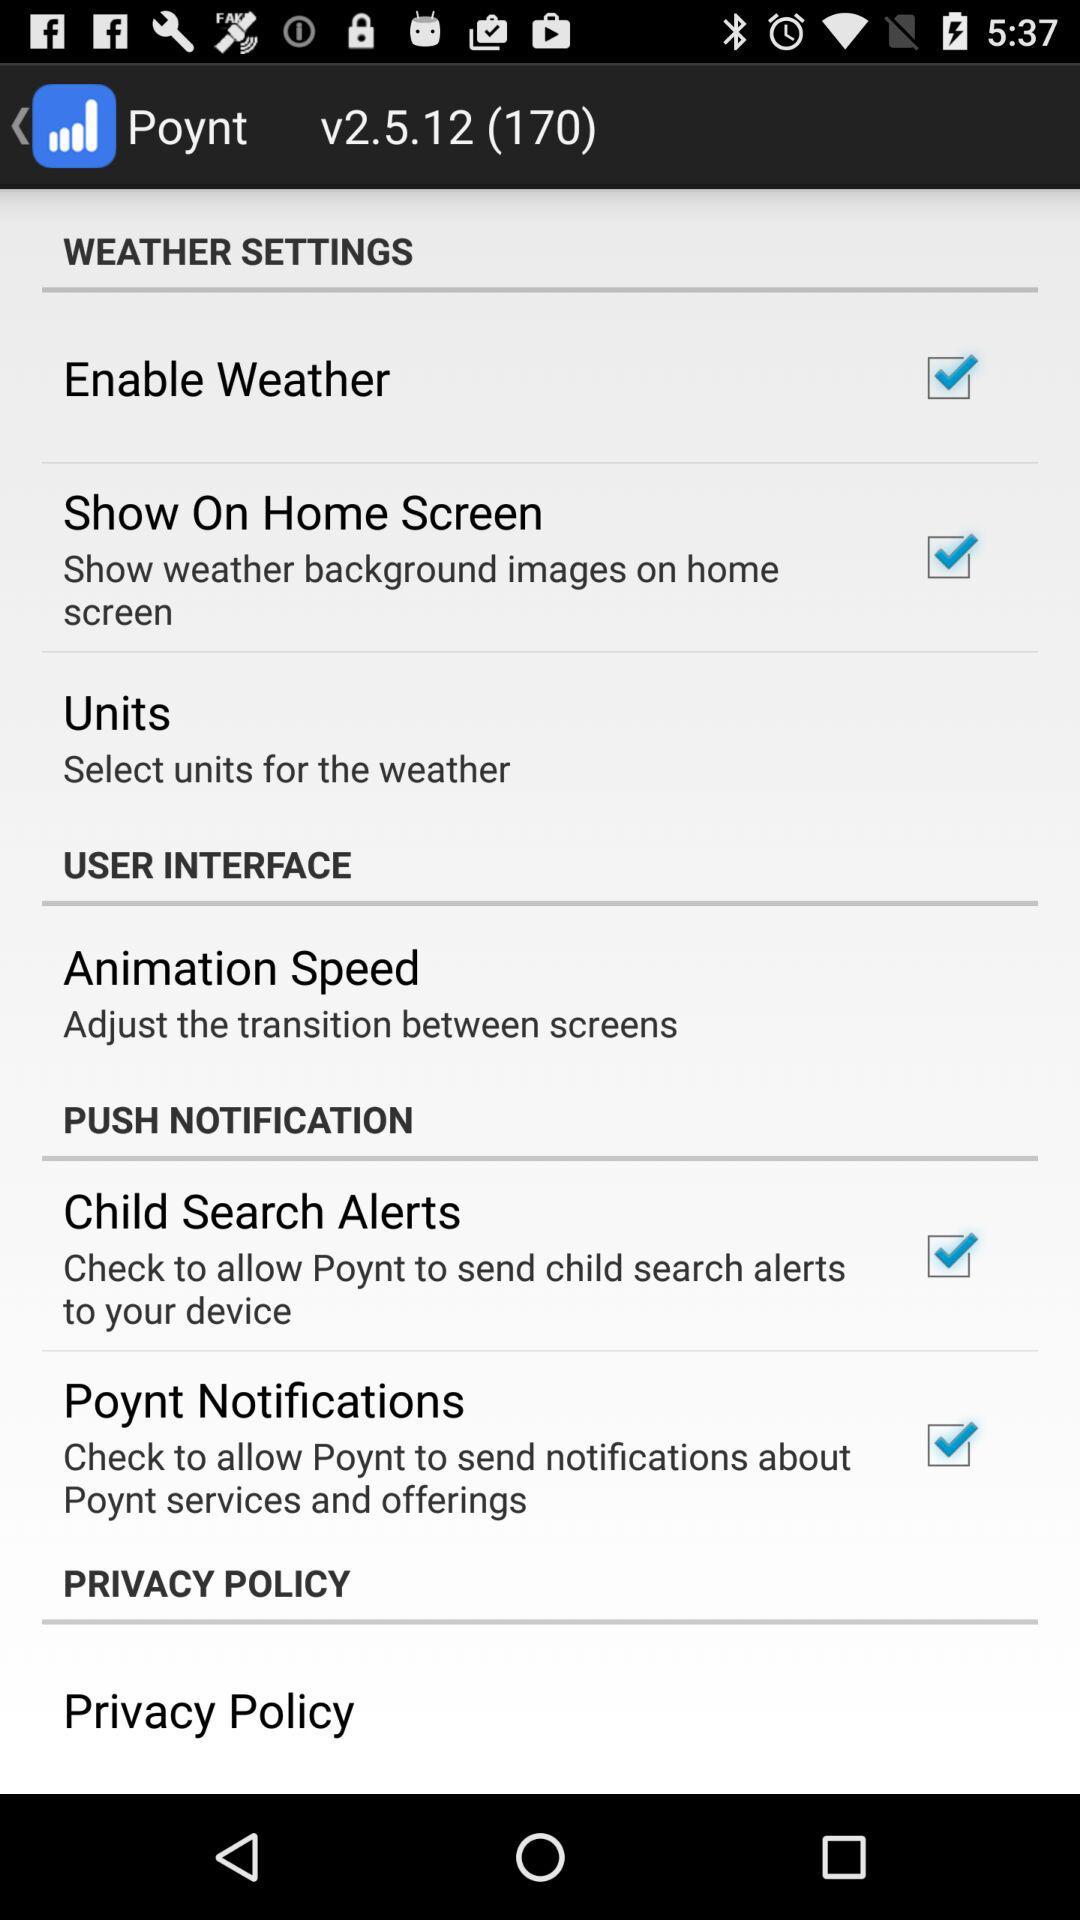 The image size is (1080, 1920). I want to click on the icon above the user interface item, so click(286, 767).